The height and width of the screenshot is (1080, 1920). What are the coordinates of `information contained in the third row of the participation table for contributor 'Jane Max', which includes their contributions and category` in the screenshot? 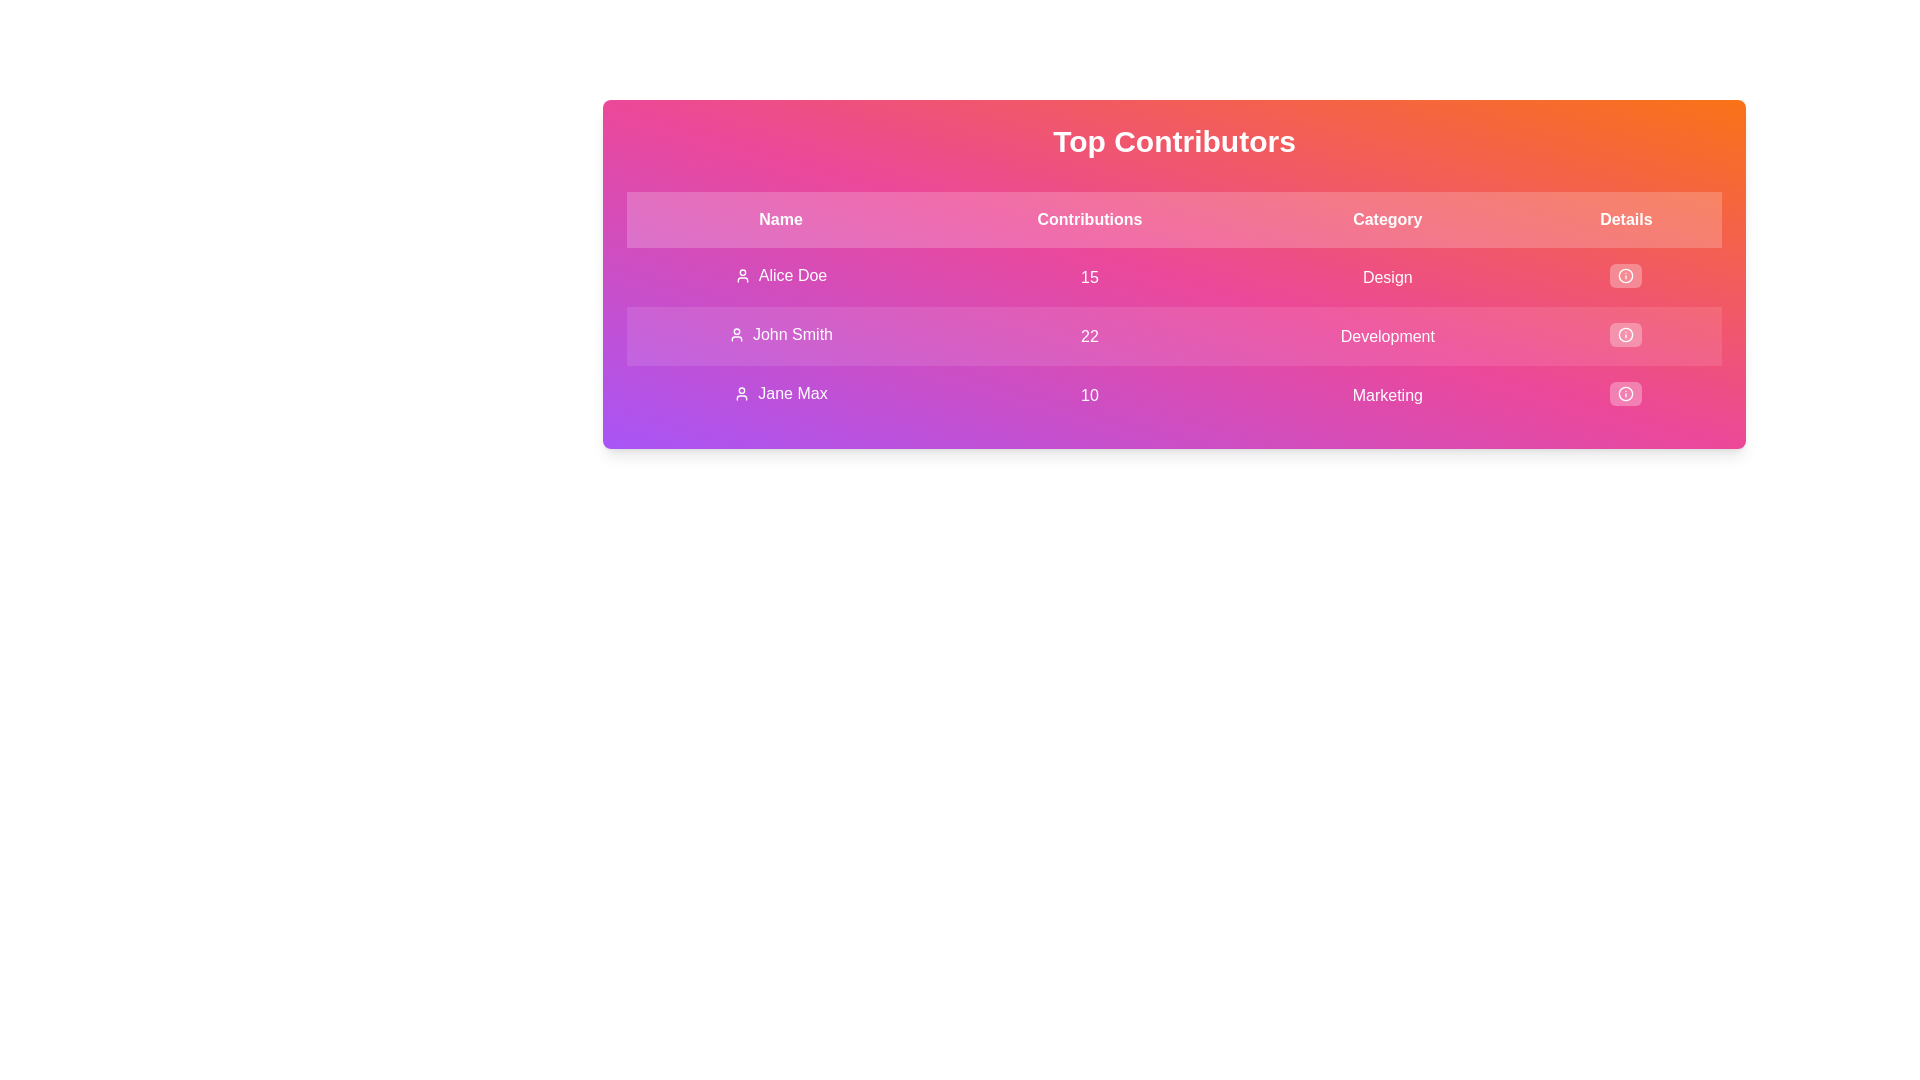 It's located at (1174, 395).